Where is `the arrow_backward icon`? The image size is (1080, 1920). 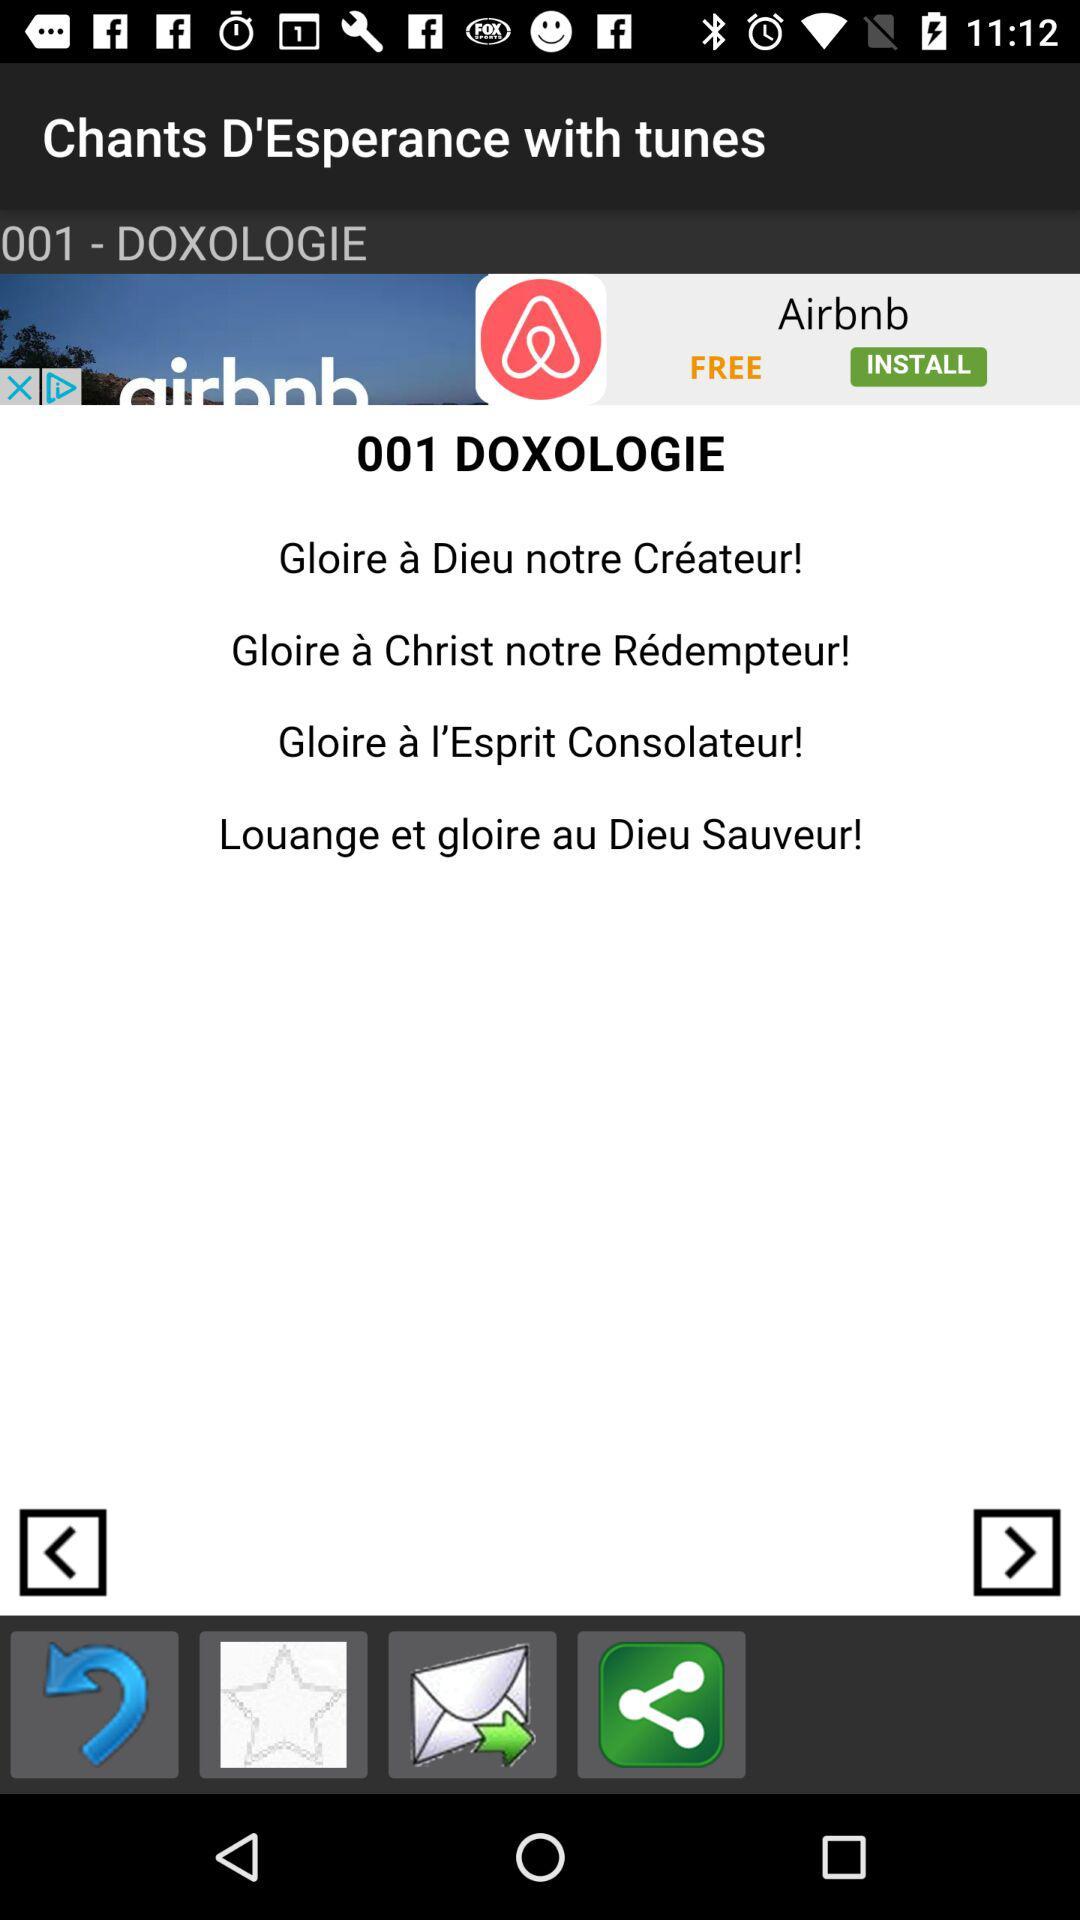
the arrow_backward icon is located at coordinates (61, 1551).